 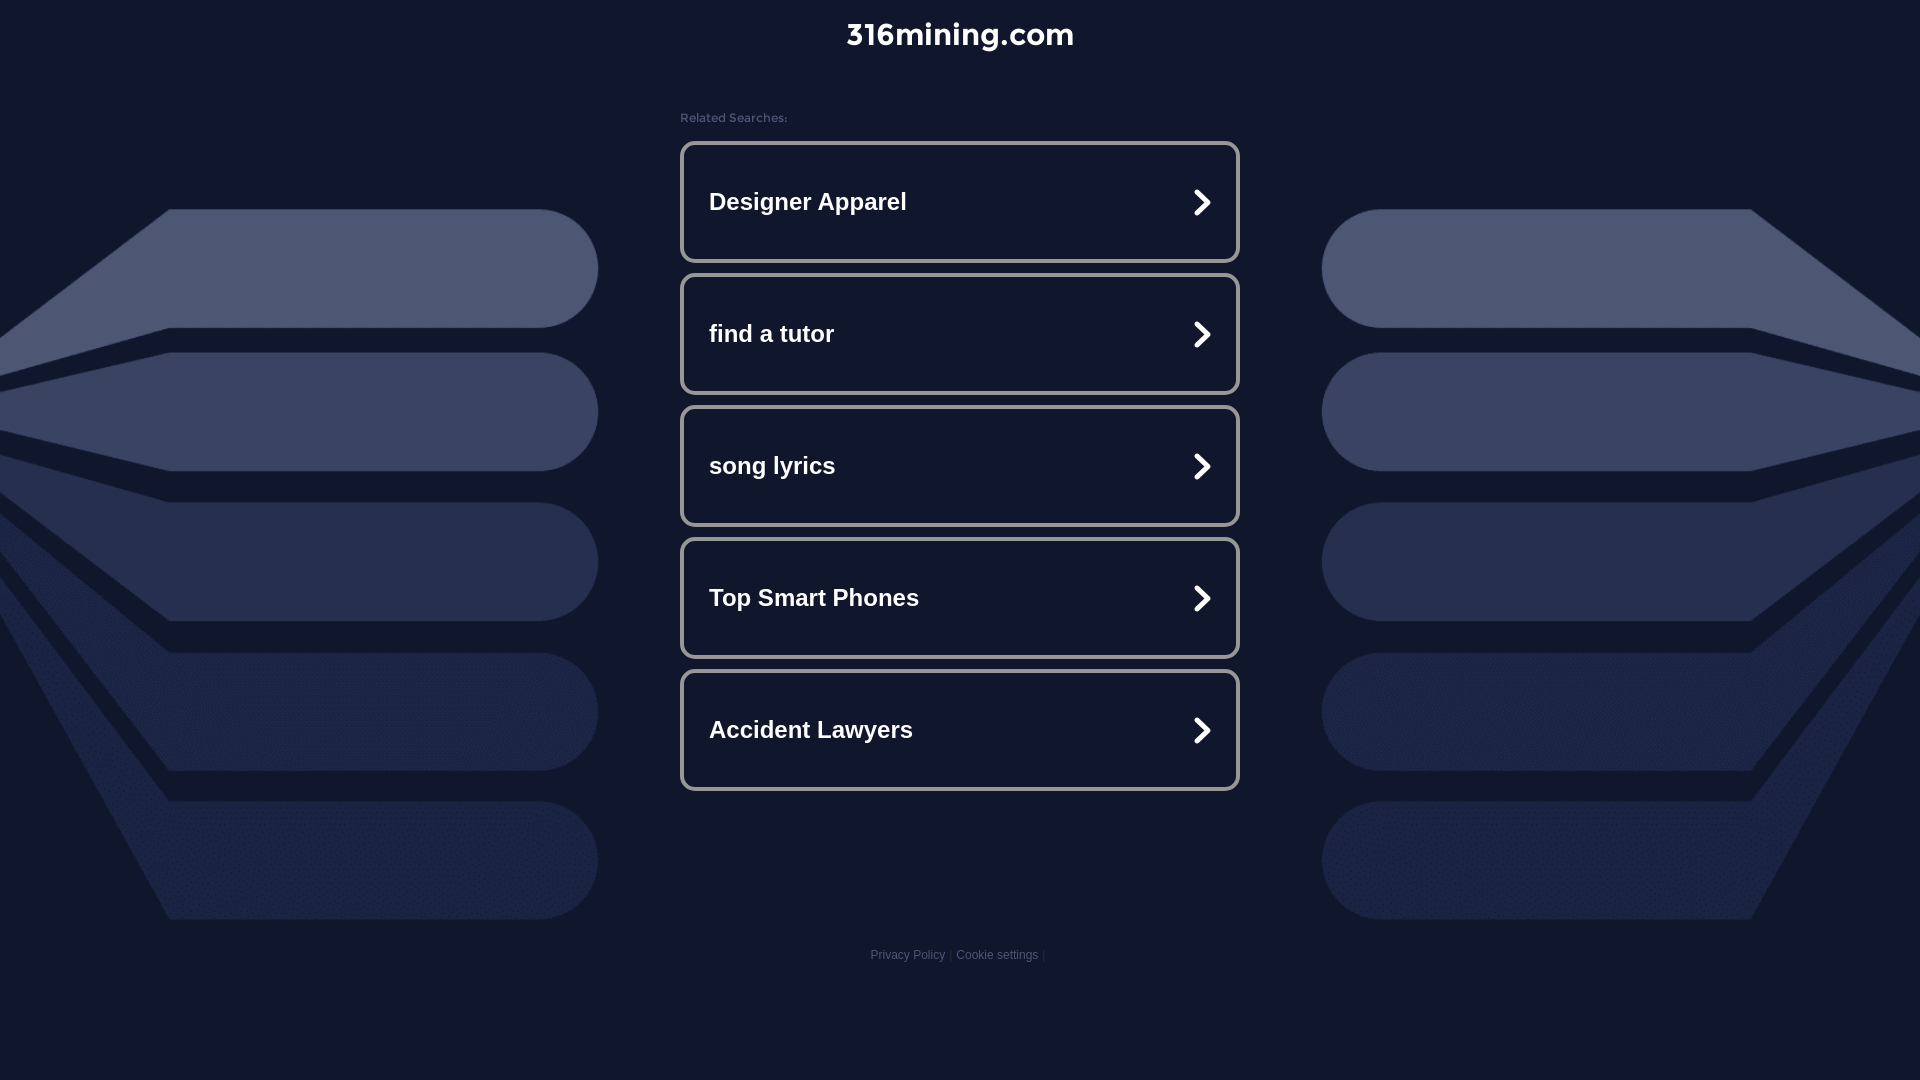 I want to click on '316mining.com', so click(x=960, y=34).